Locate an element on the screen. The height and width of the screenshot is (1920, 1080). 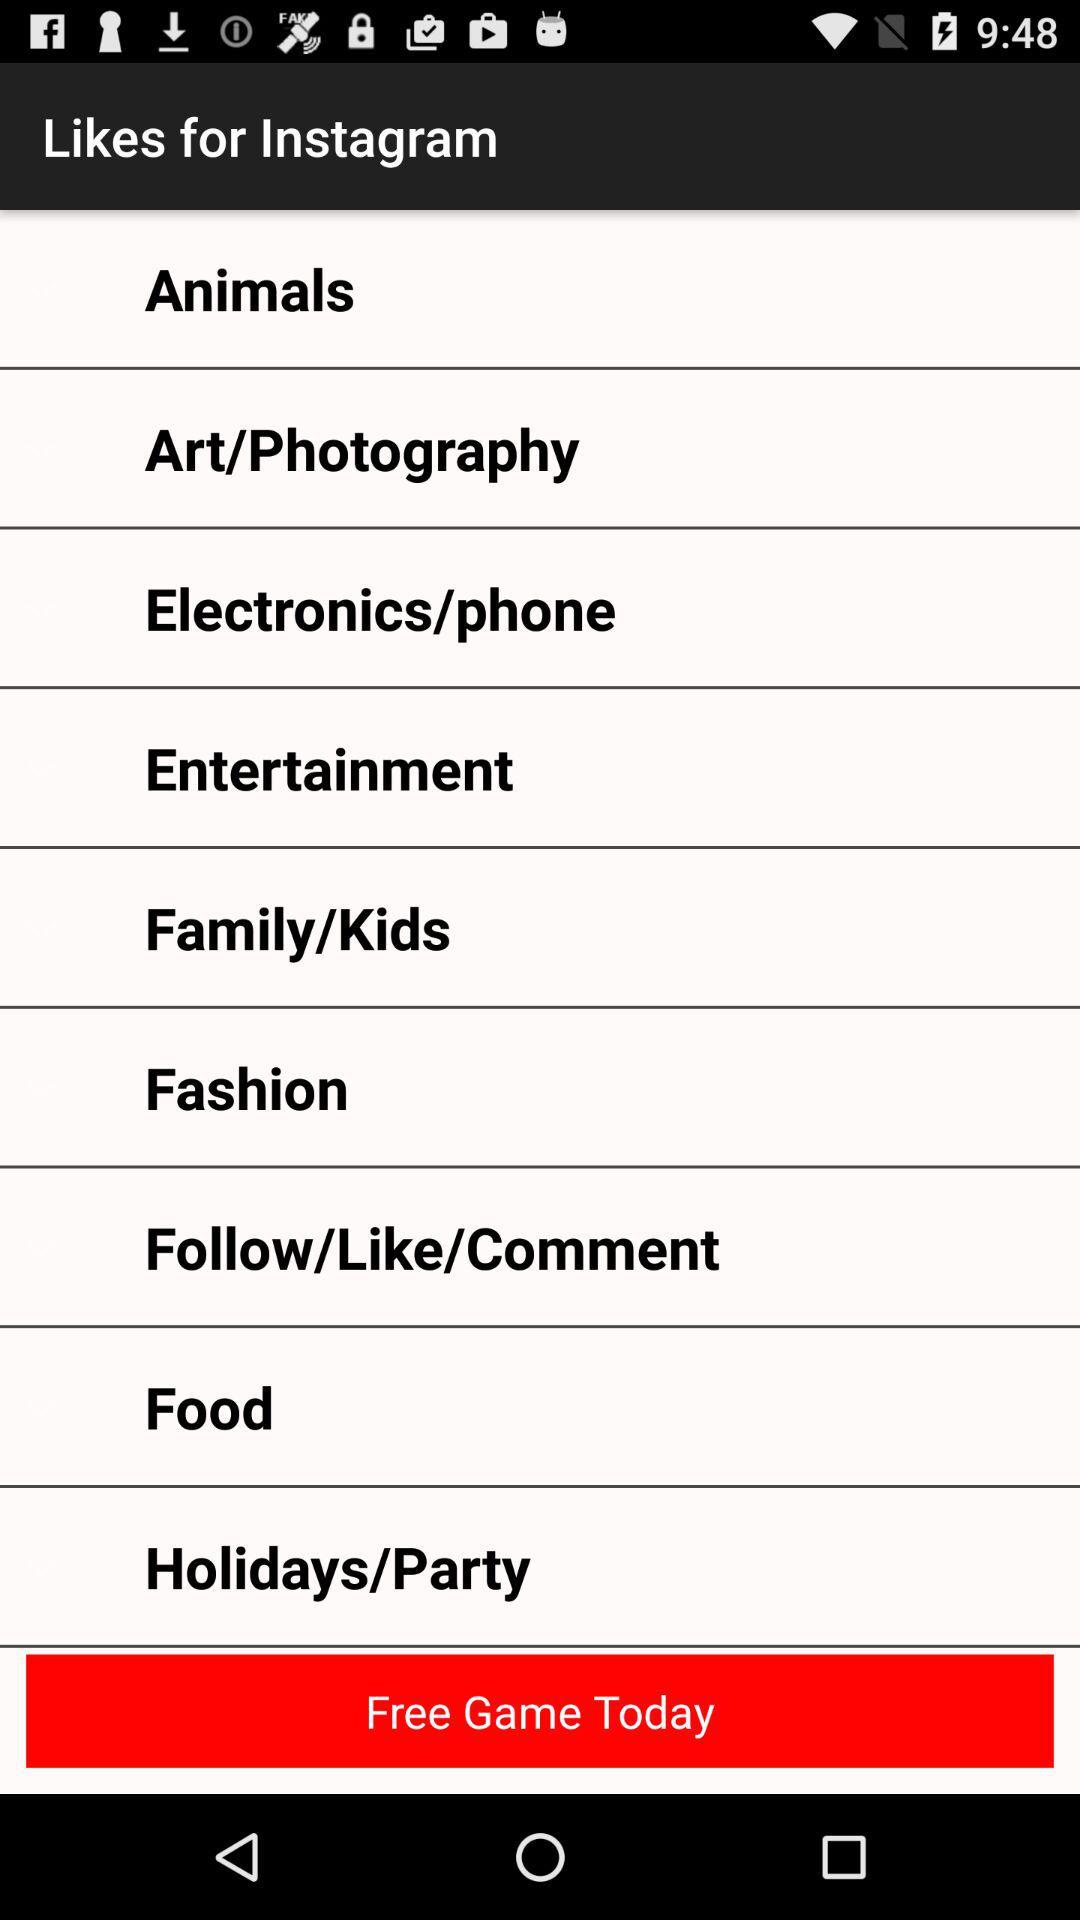
the free game today is located at coordinates (540, 1710).